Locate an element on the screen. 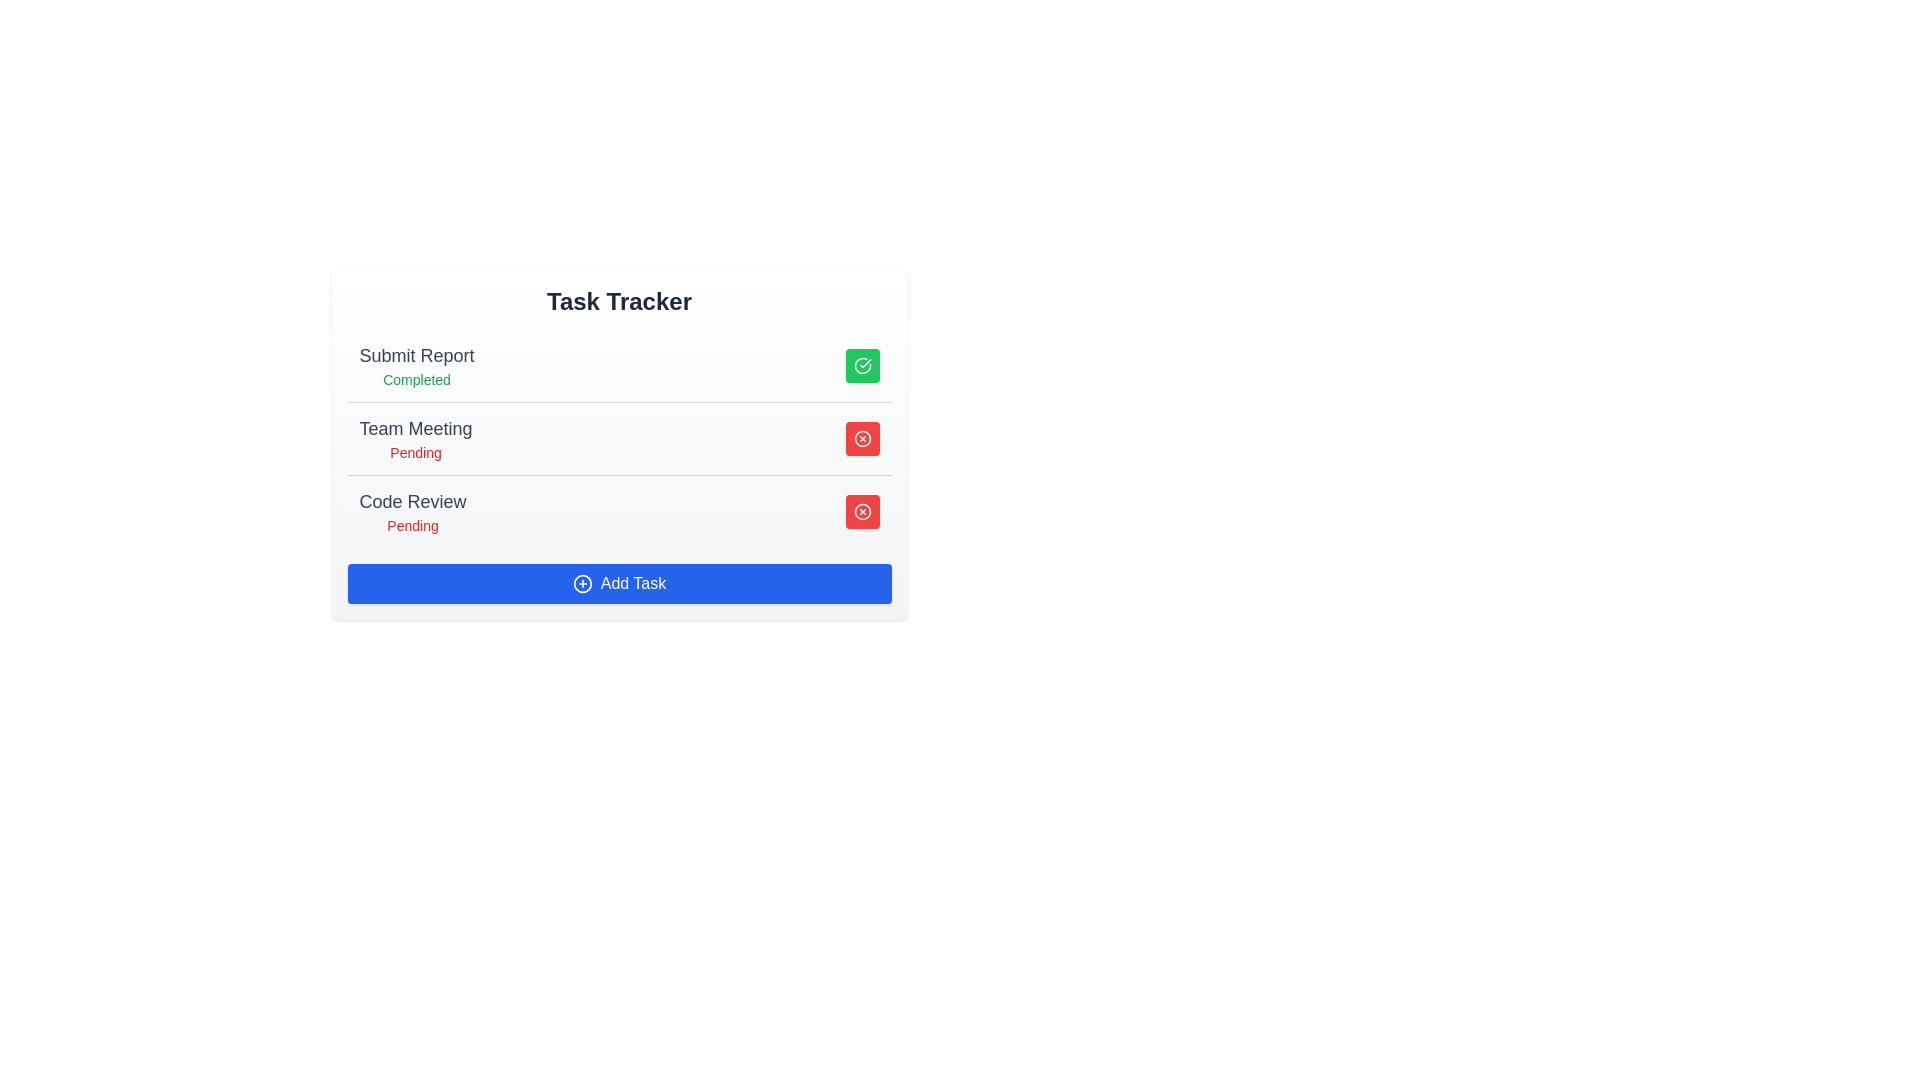 The height and width of the screenshot is (1080, 1920). the 'Completed' text label displayed in green font, which is located below the 'Submit Report' label in the task tracking interface is located at coordinates (416, 380).